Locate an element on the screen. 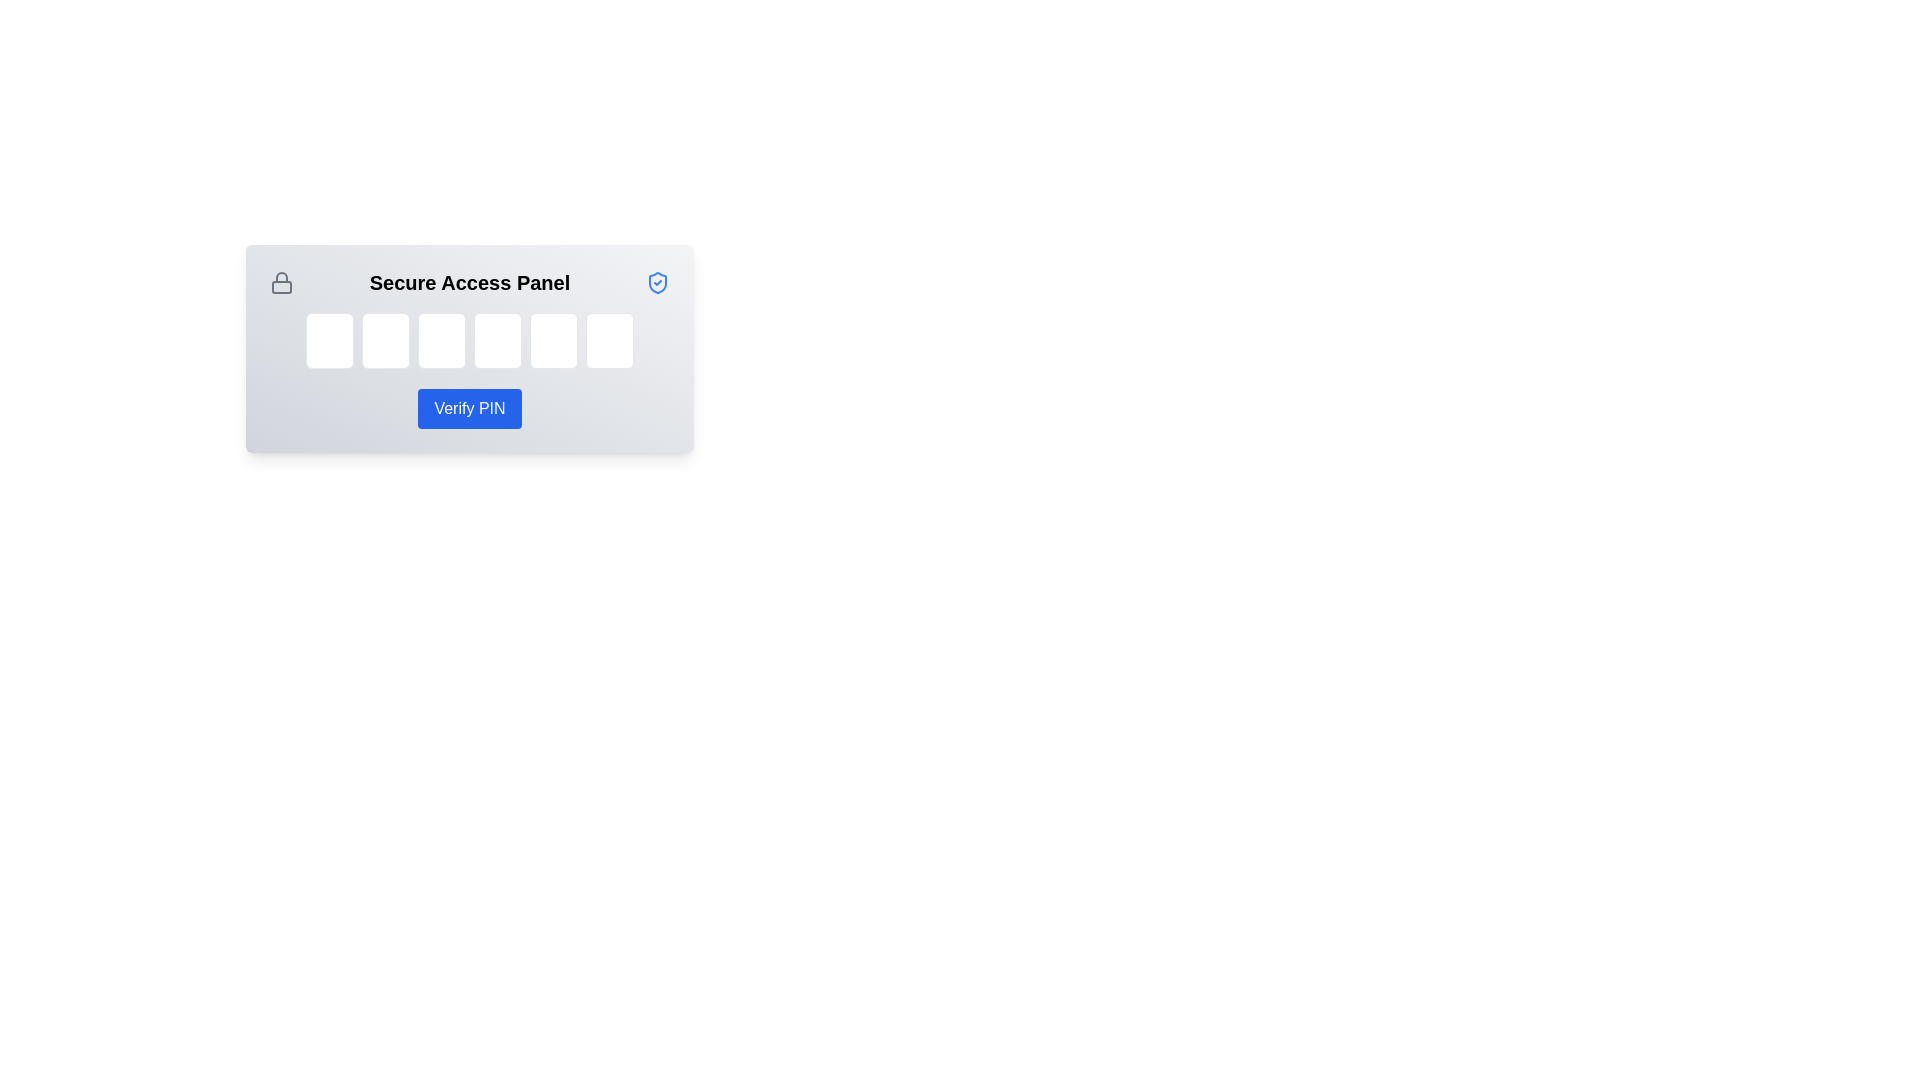  the main title text label positioned at the top of the PIN input interface, which is centered horizontally and flanked by a lock icon on the left and a shield icon on the right is located at coordinates (469, 282).